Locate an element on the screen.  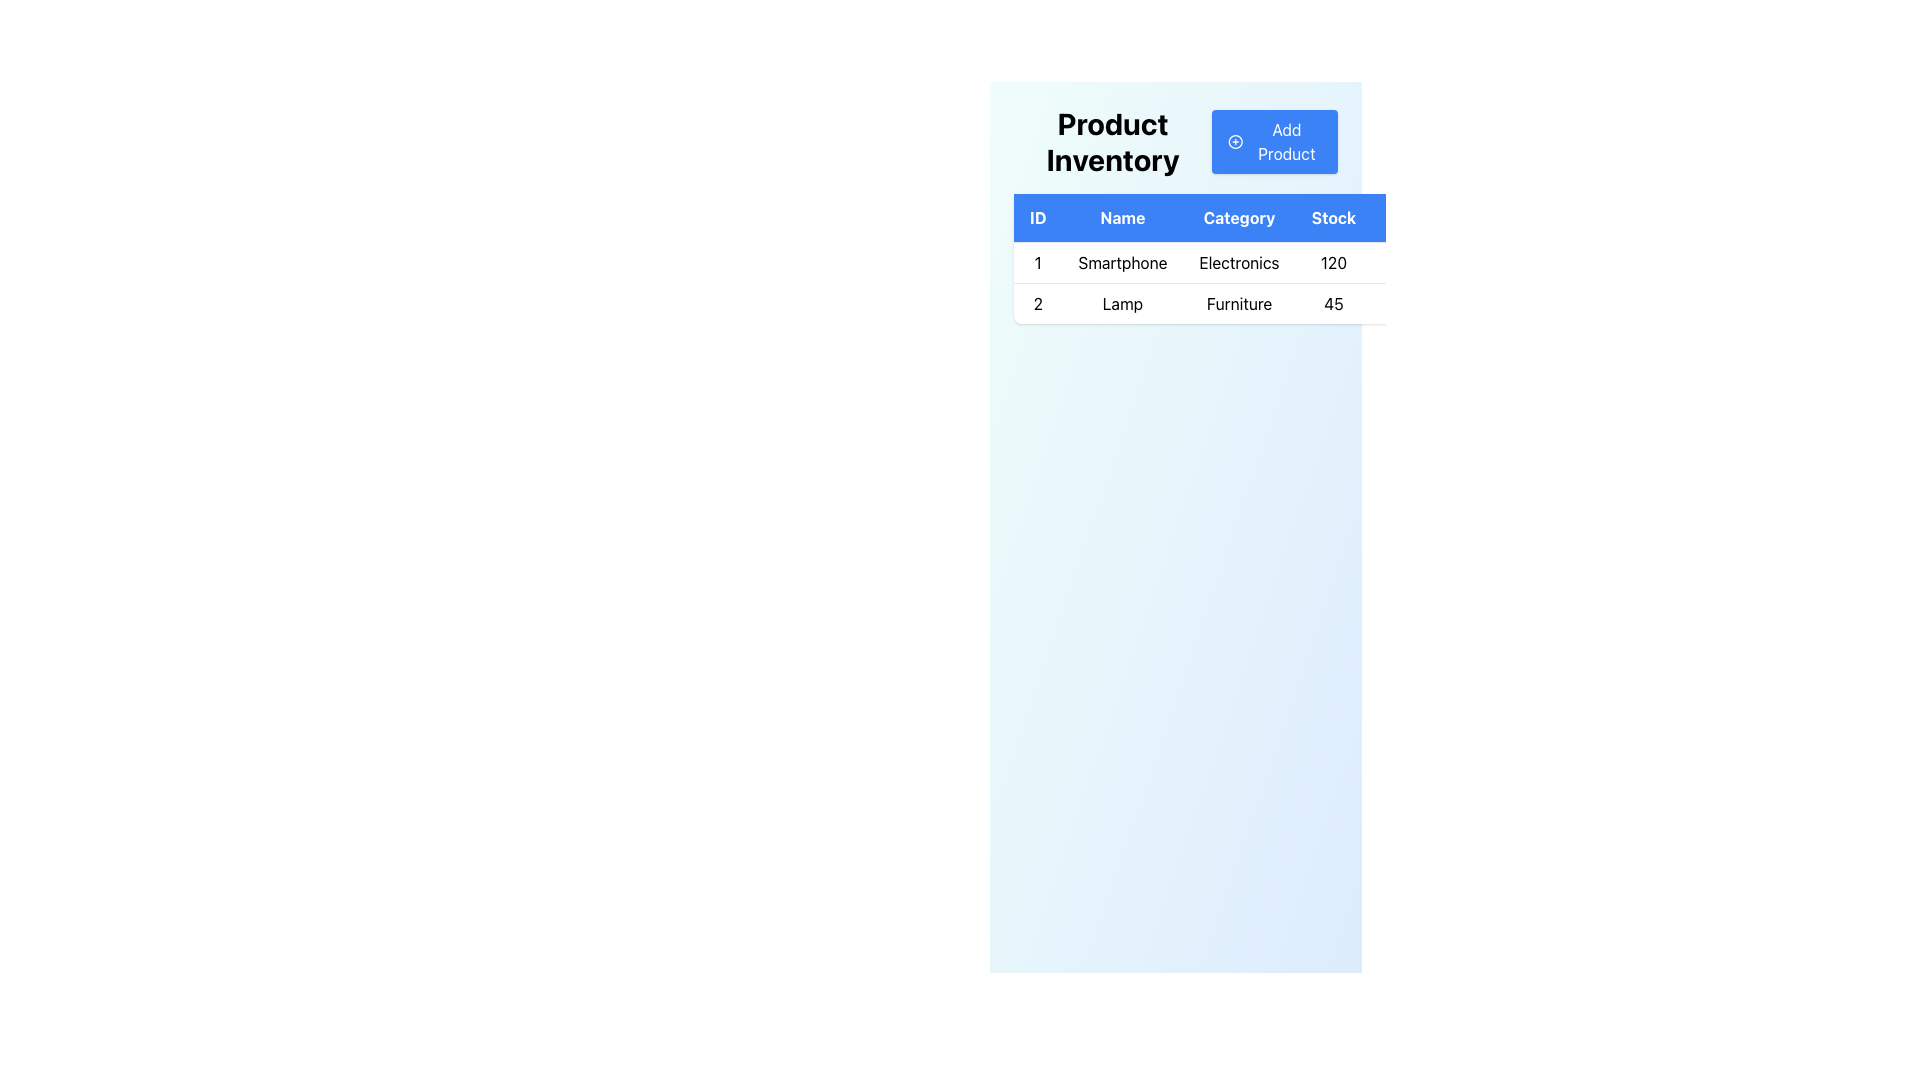
the circular icon with a plus symbol inside the 'Add Product' button located at the top-right section of the panel is located at coordinates (1234, 141).